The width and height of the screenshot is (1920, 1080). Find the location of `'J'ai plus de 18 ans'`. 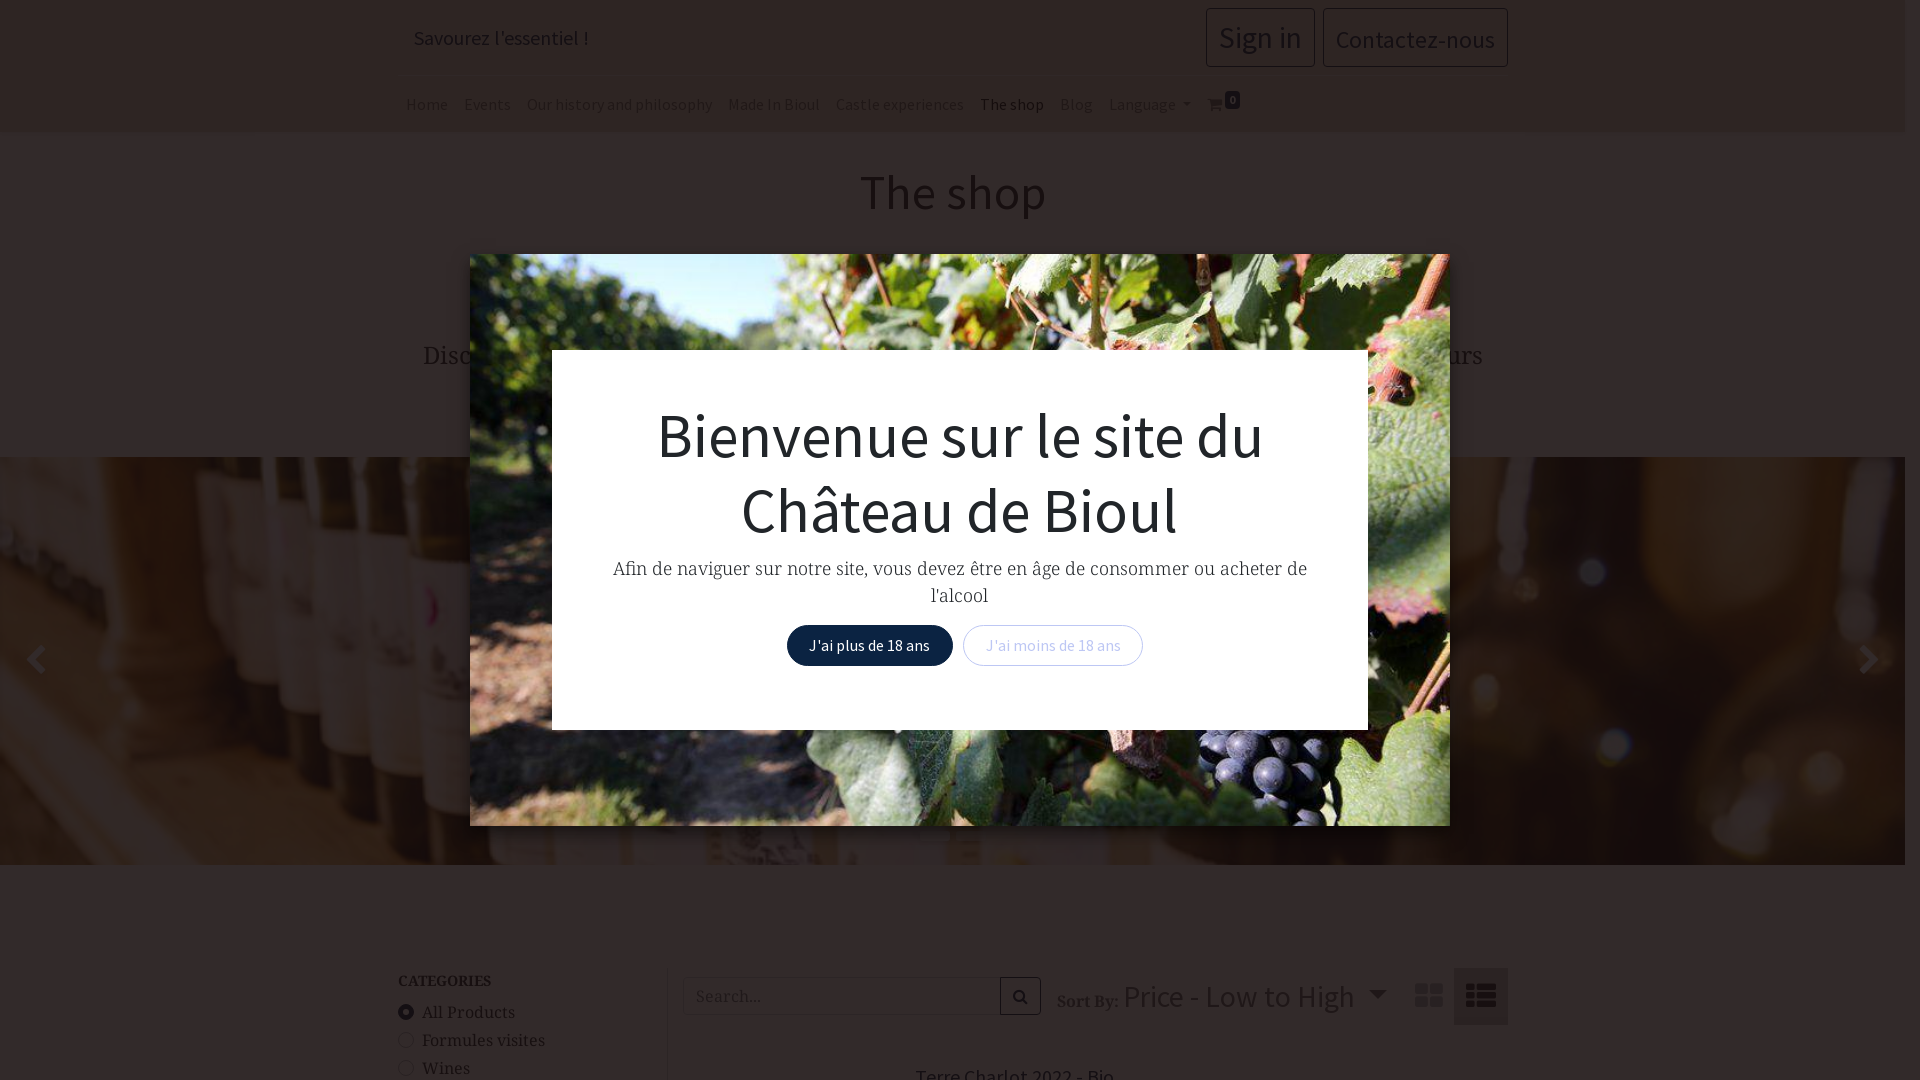

'J'ai plus de 18 ans' is located at coordinates (869, 644).